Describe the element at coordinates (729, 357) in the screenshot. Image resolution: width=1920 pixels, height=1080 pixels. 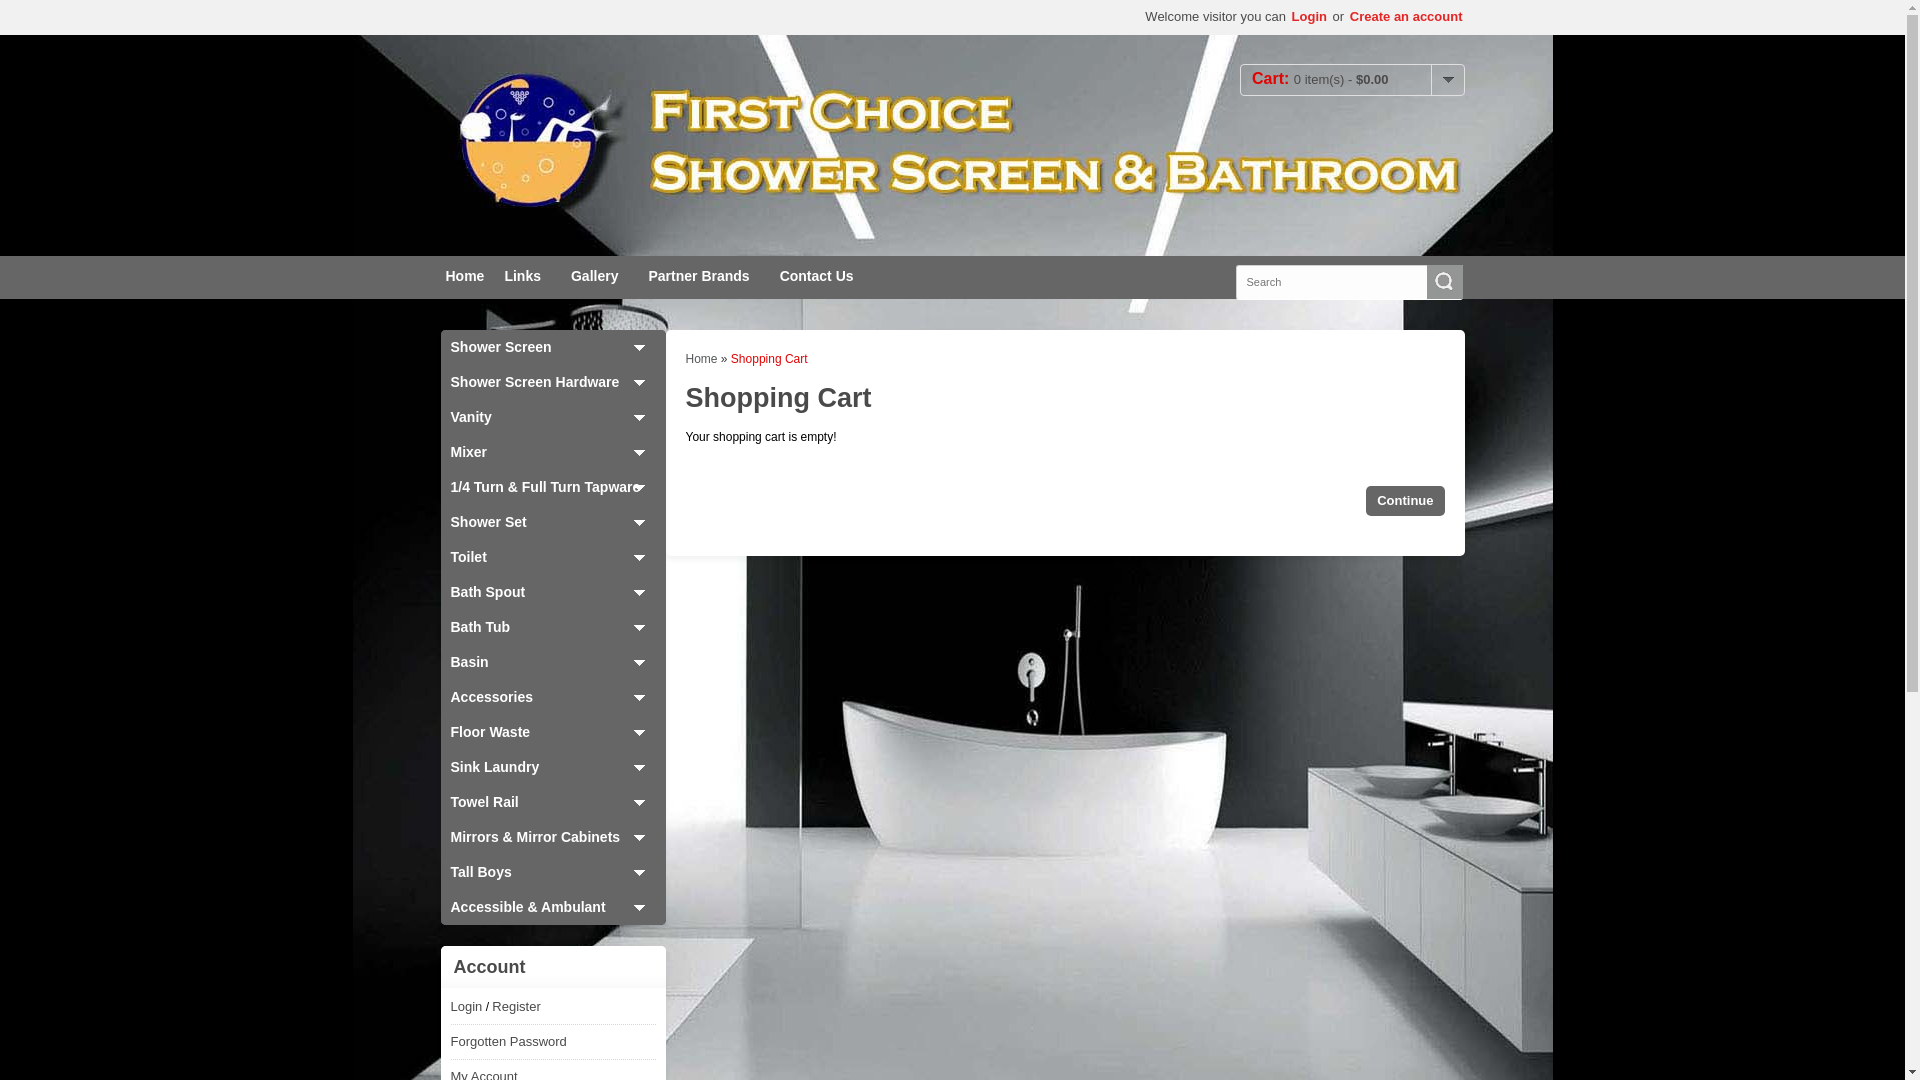
I see `'Shopping Cart'` at that location.